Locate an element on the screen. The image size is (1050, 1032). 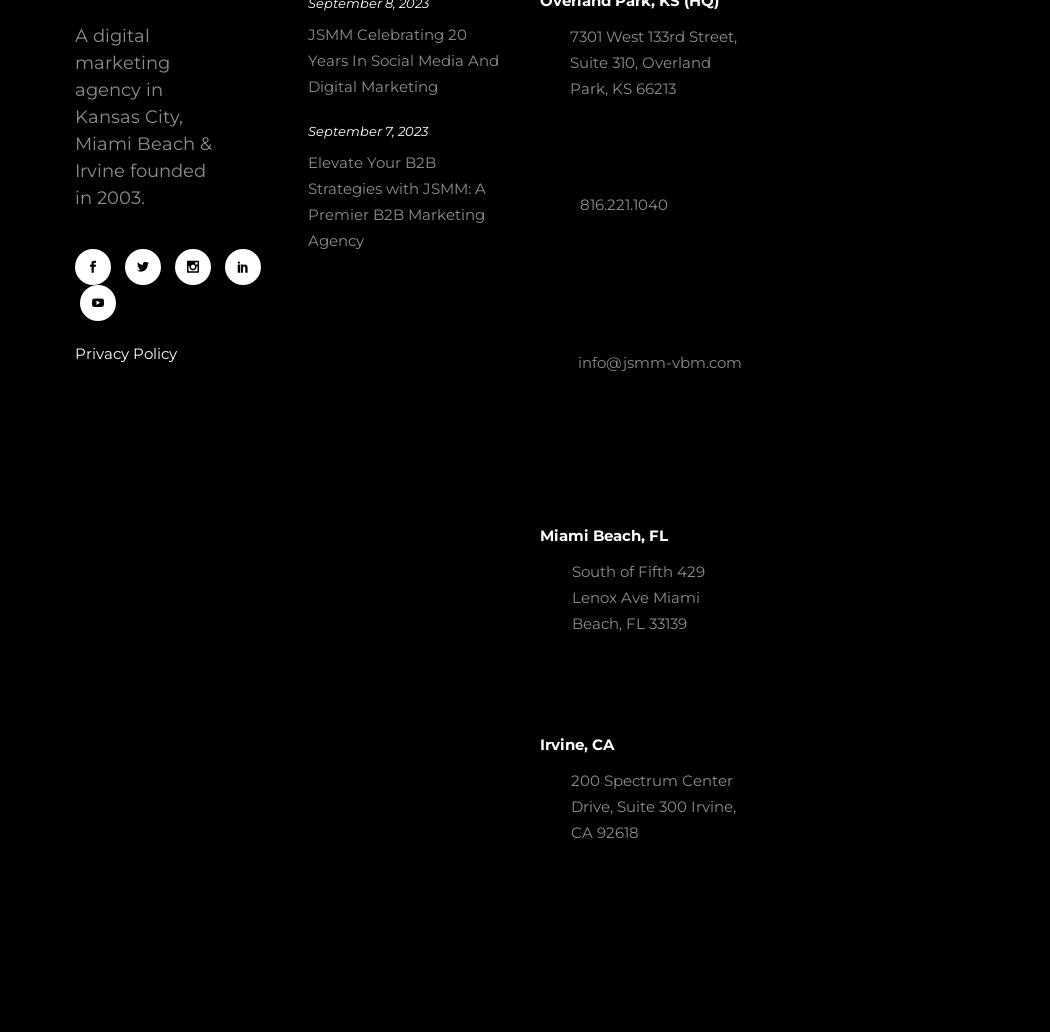
'JSMM Celebrating 20 Years In Social Media And Digital Marketing' is located at coordinates (402, 60).